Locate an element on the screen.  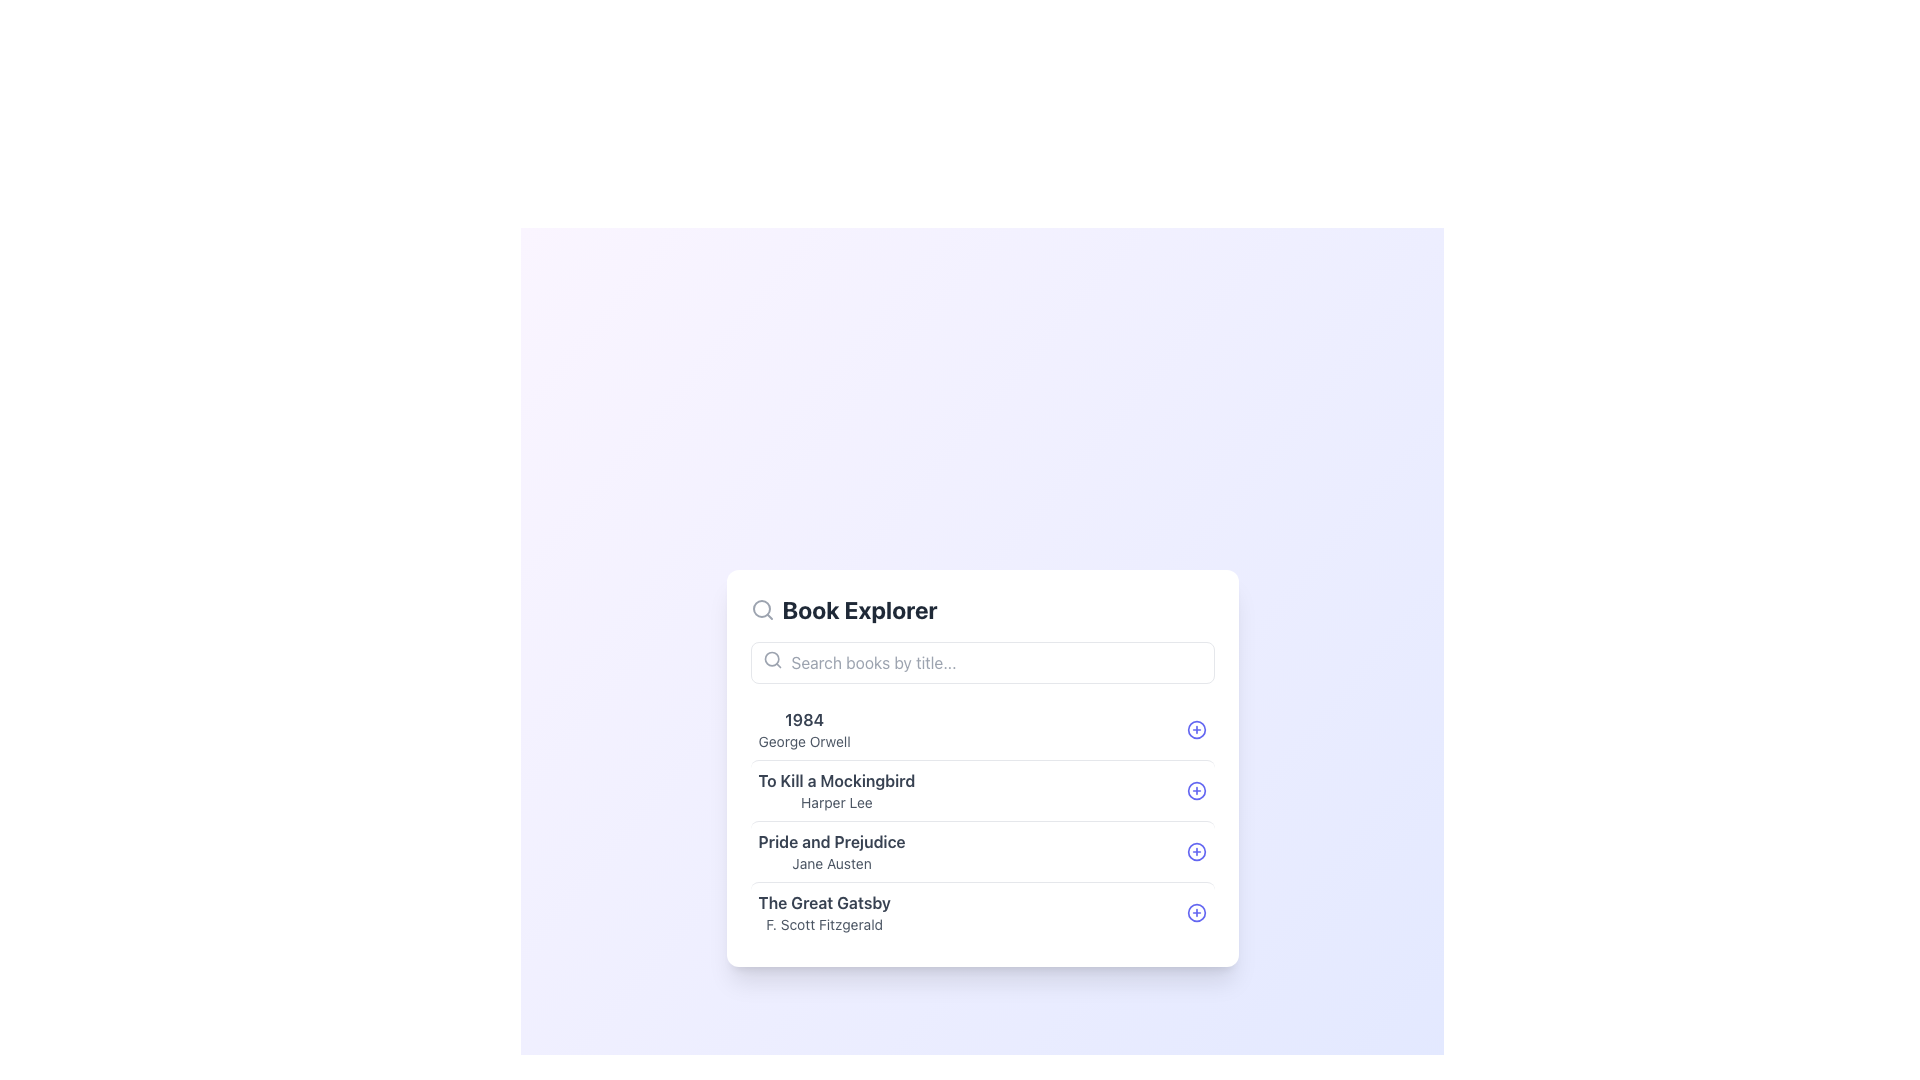
the text label representing the first book entry in the 'Book Explorer' section to interact with it is located at coordinates (804, 729).